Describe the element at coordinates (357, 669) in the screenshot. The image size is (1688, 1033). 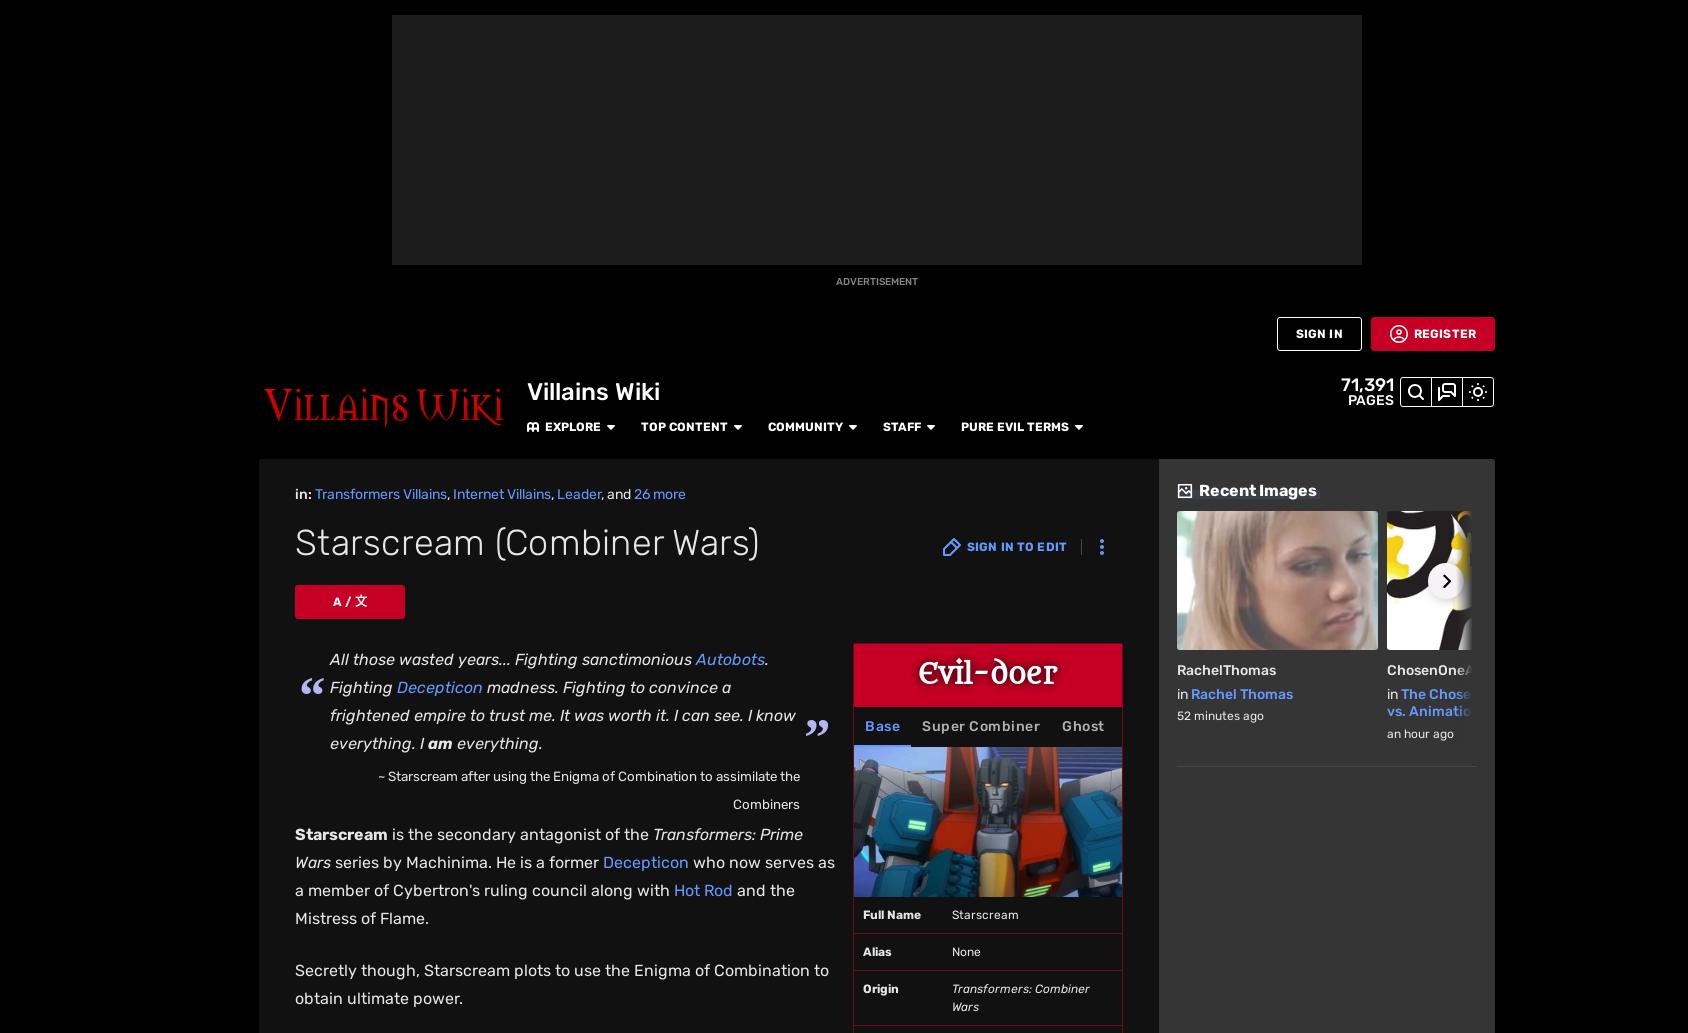
I see `'Navigation'` at that location.